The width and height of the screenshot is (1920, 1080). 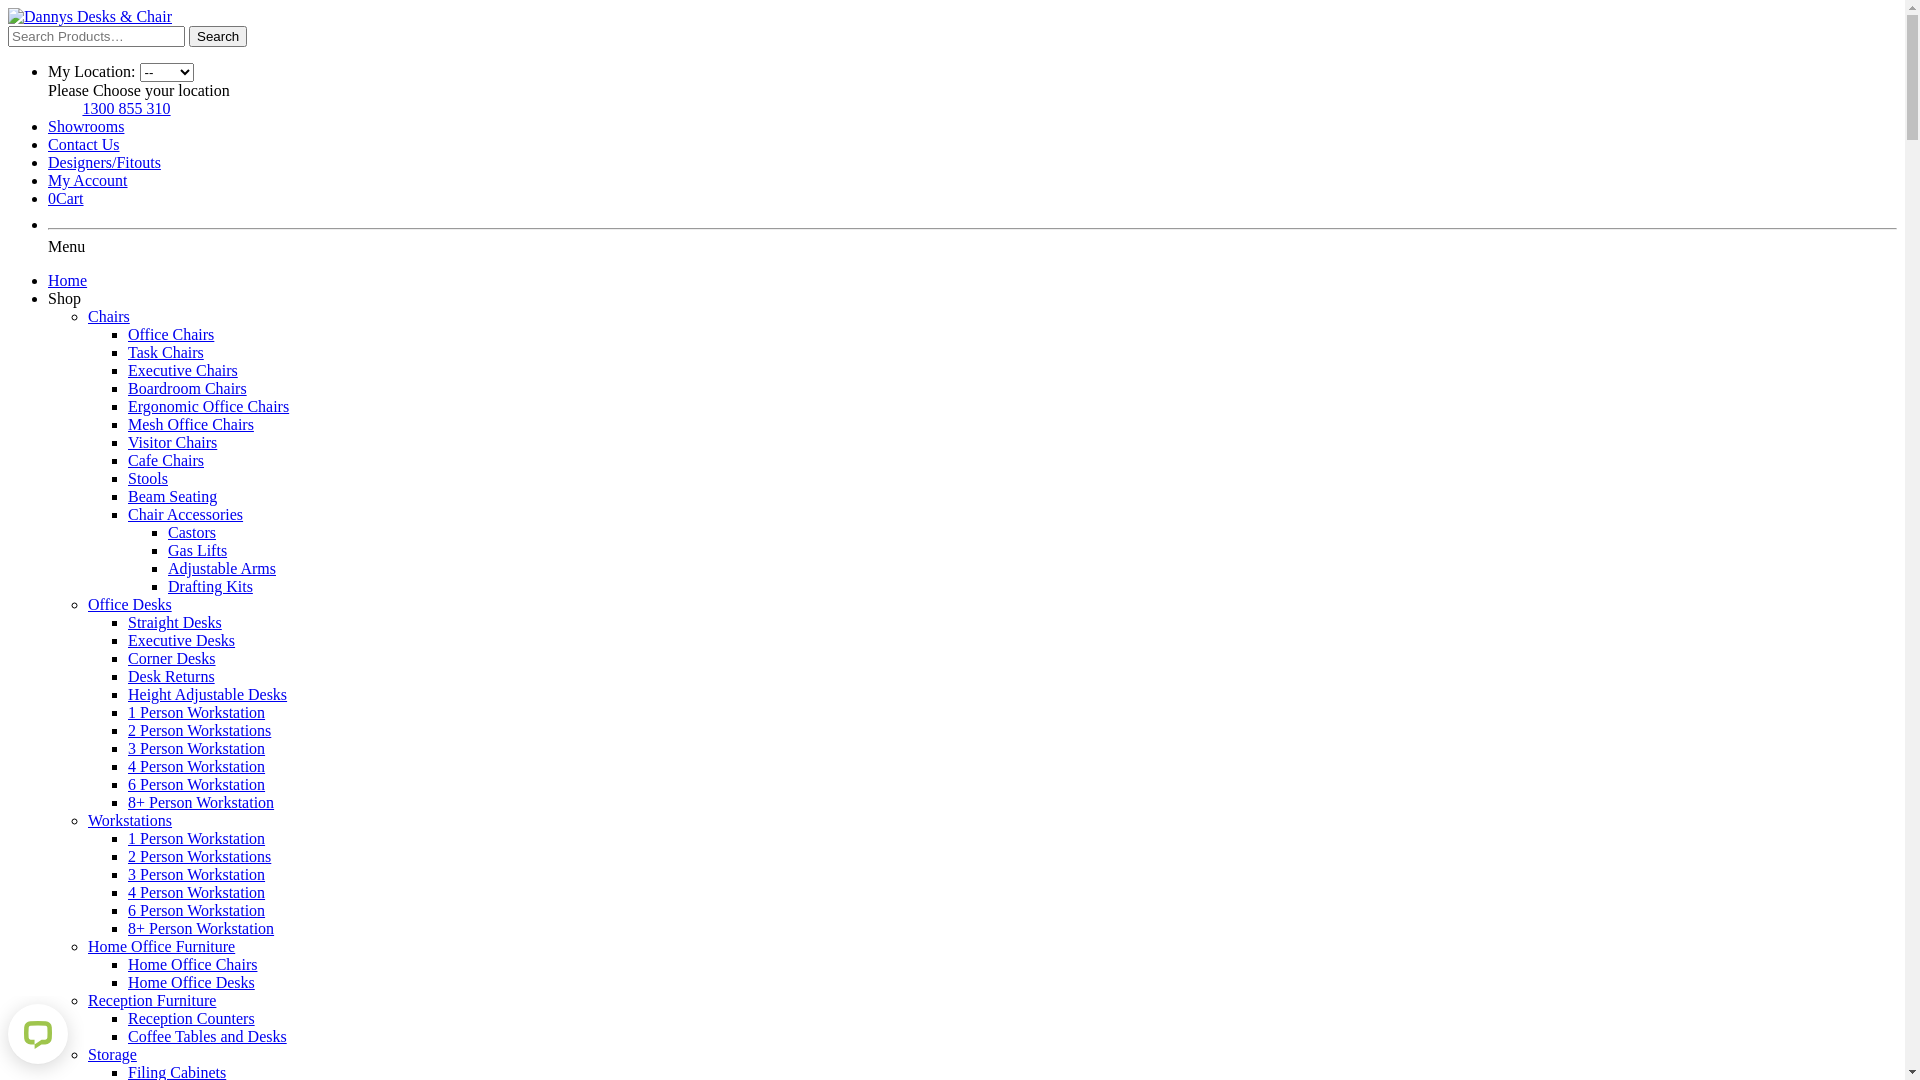 I want to click on 'Adjustable Arms', so click(x=221, y=568).